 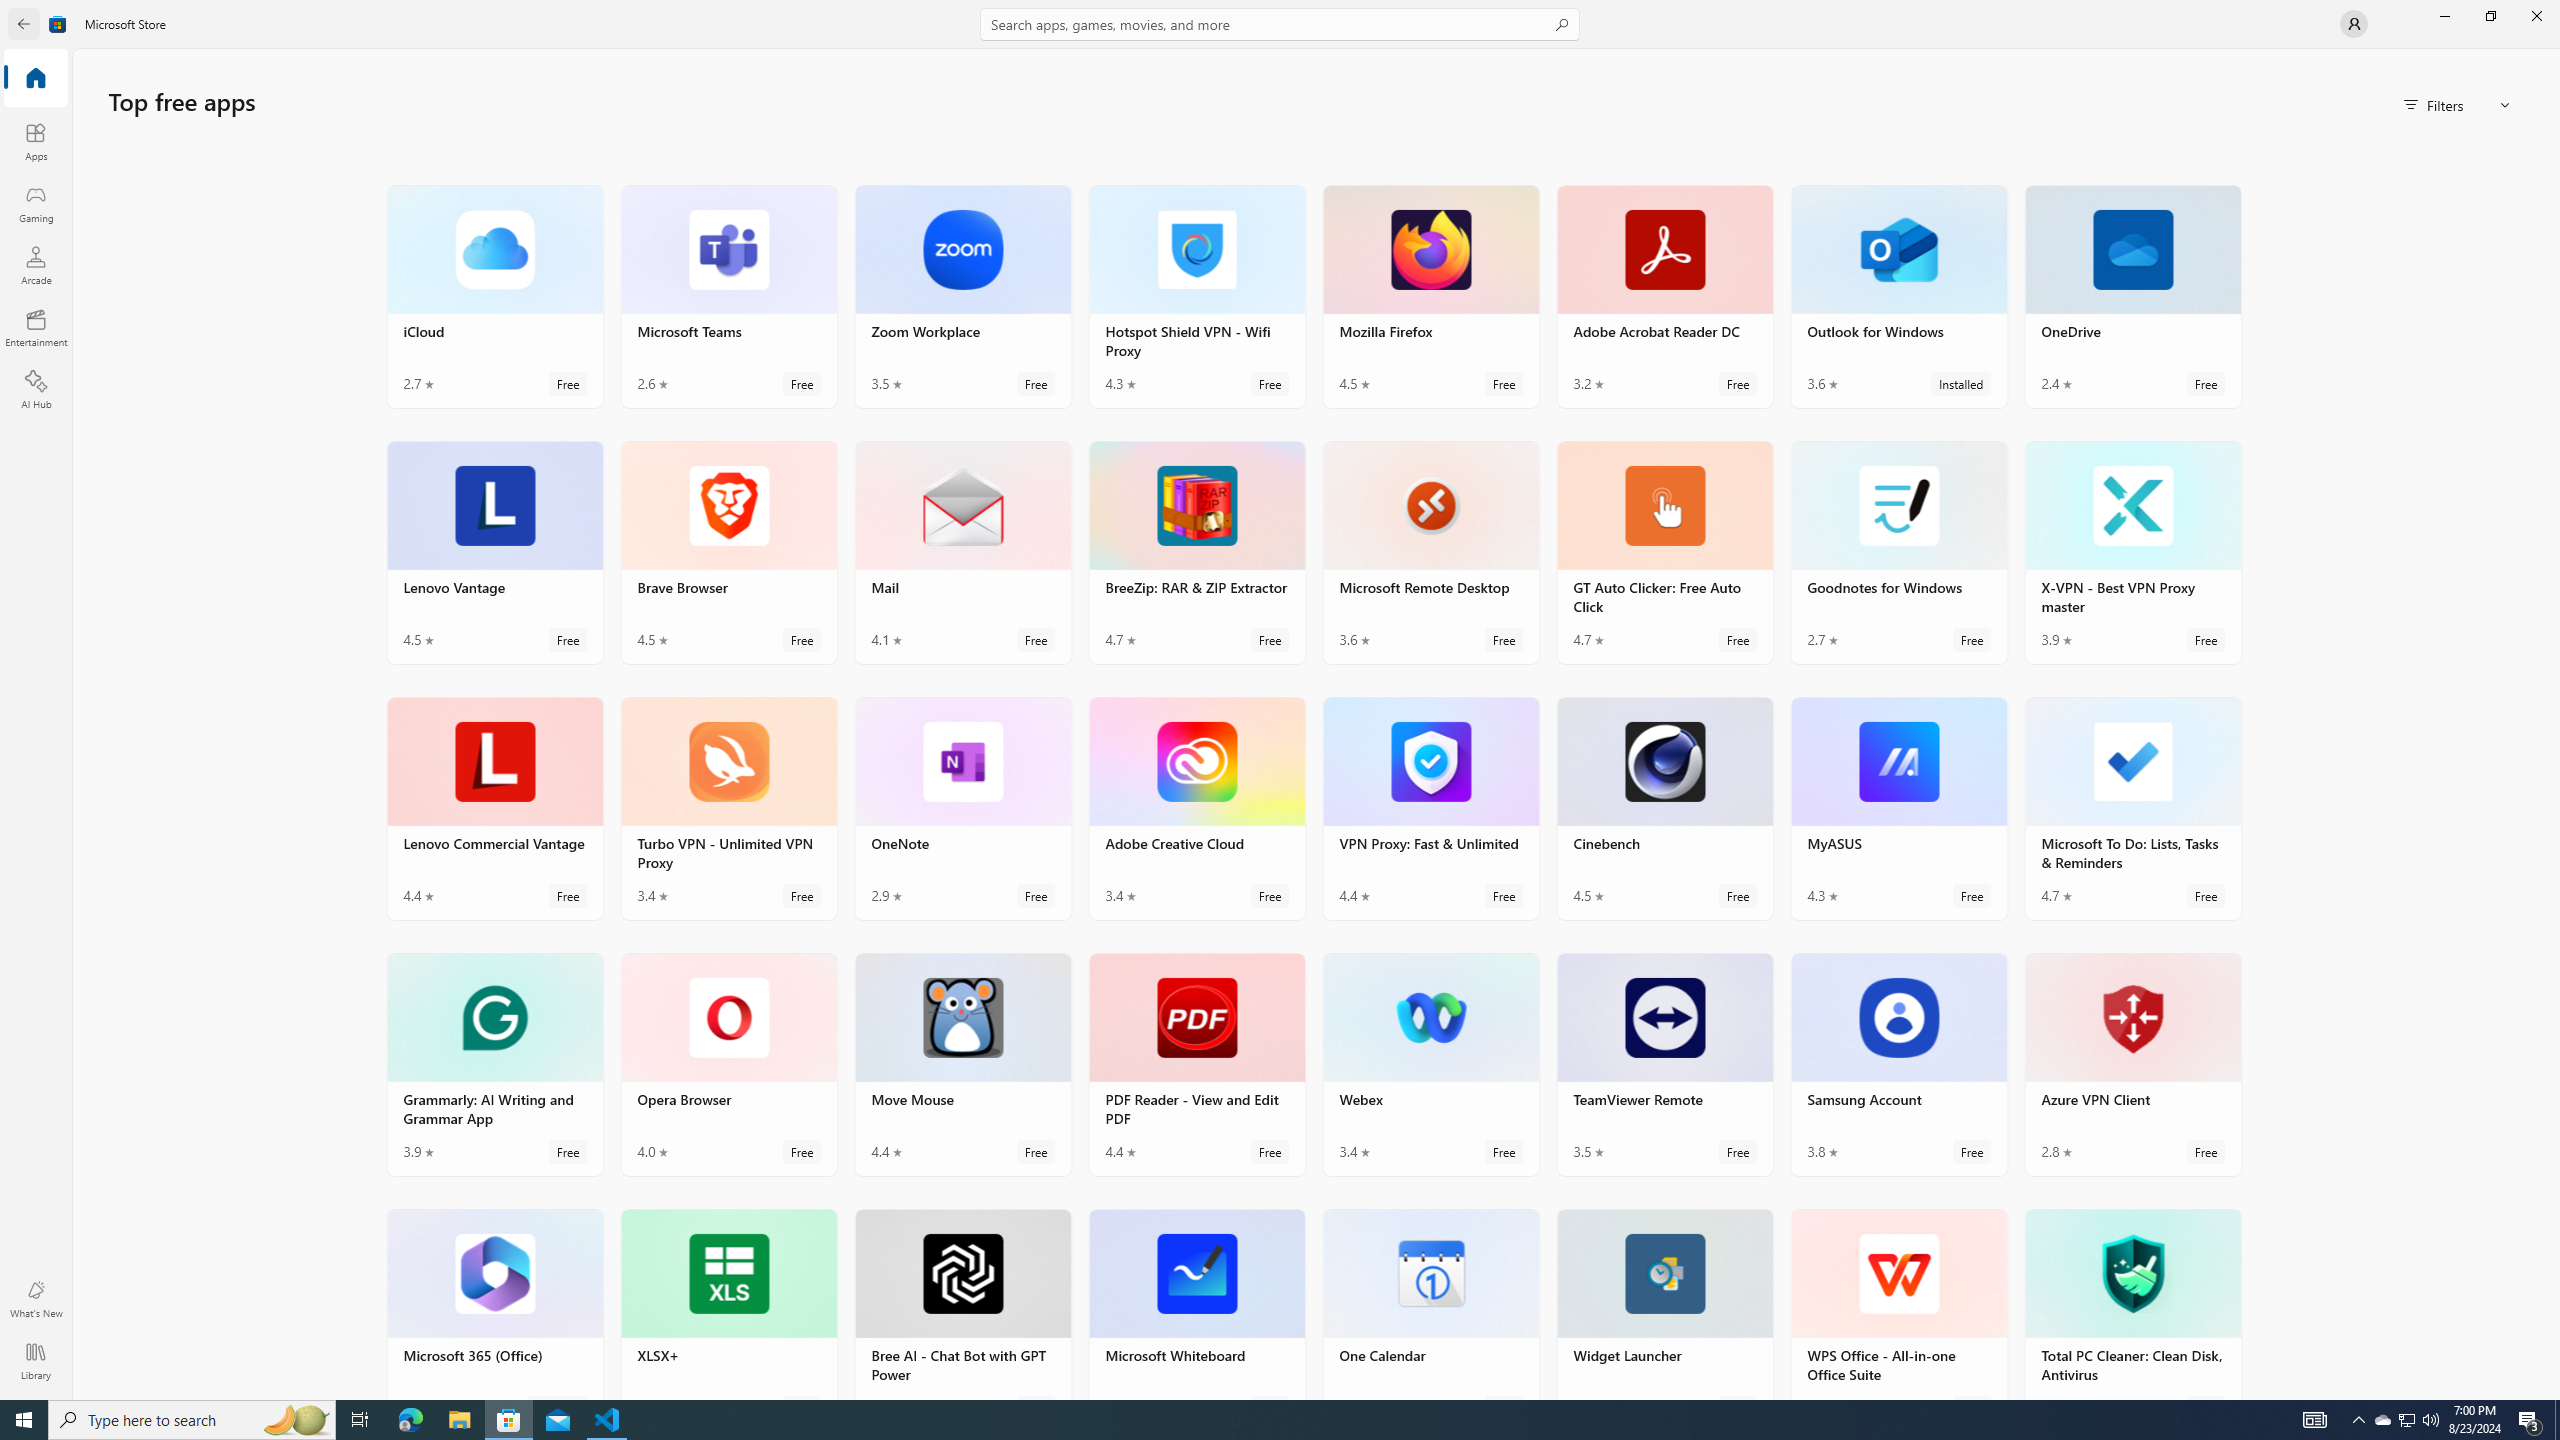 I want to click on 'iCloud. Average rating of 2.7 out of five stars. Free  ', so click(x=494, y=294).